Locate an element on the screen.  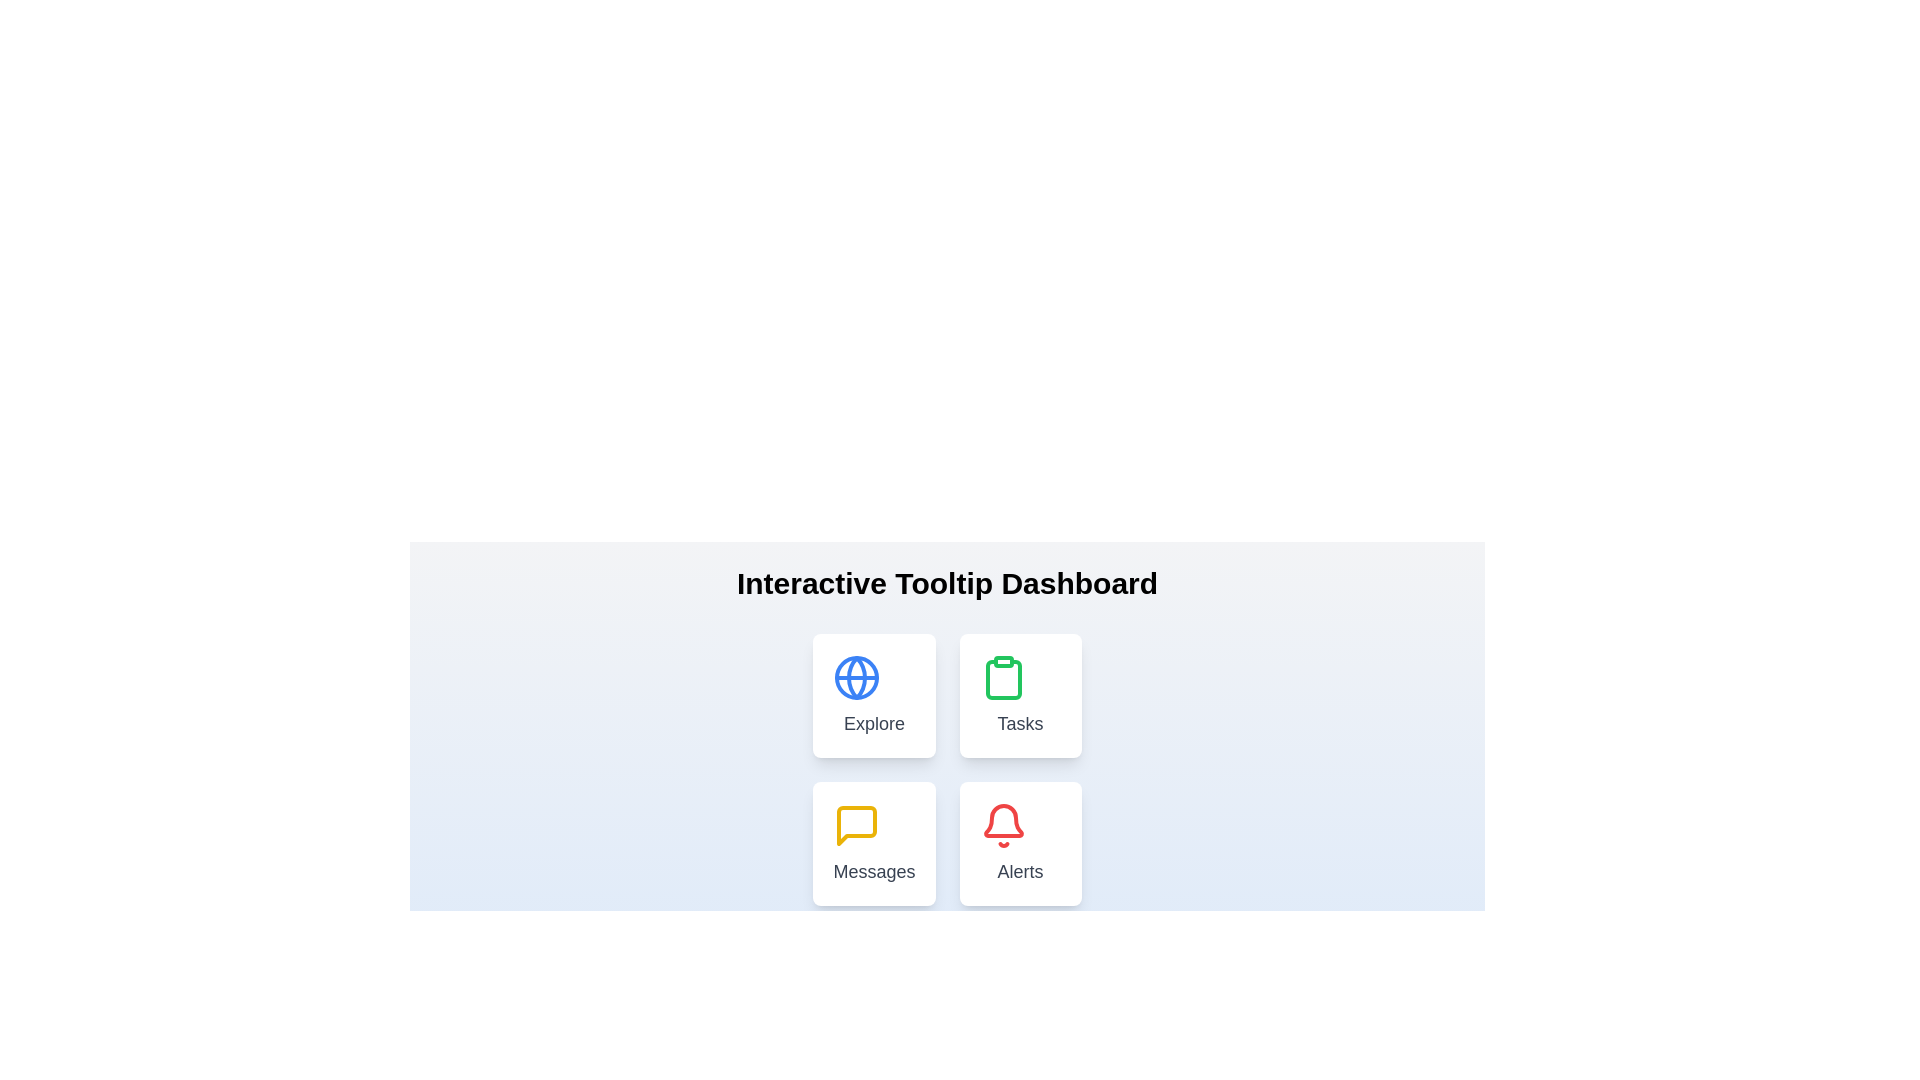
the Text Label located in the lower-left card of a four-card layout, which is directly below the yellow chat bubble icon is located at coordinates (874, 870).